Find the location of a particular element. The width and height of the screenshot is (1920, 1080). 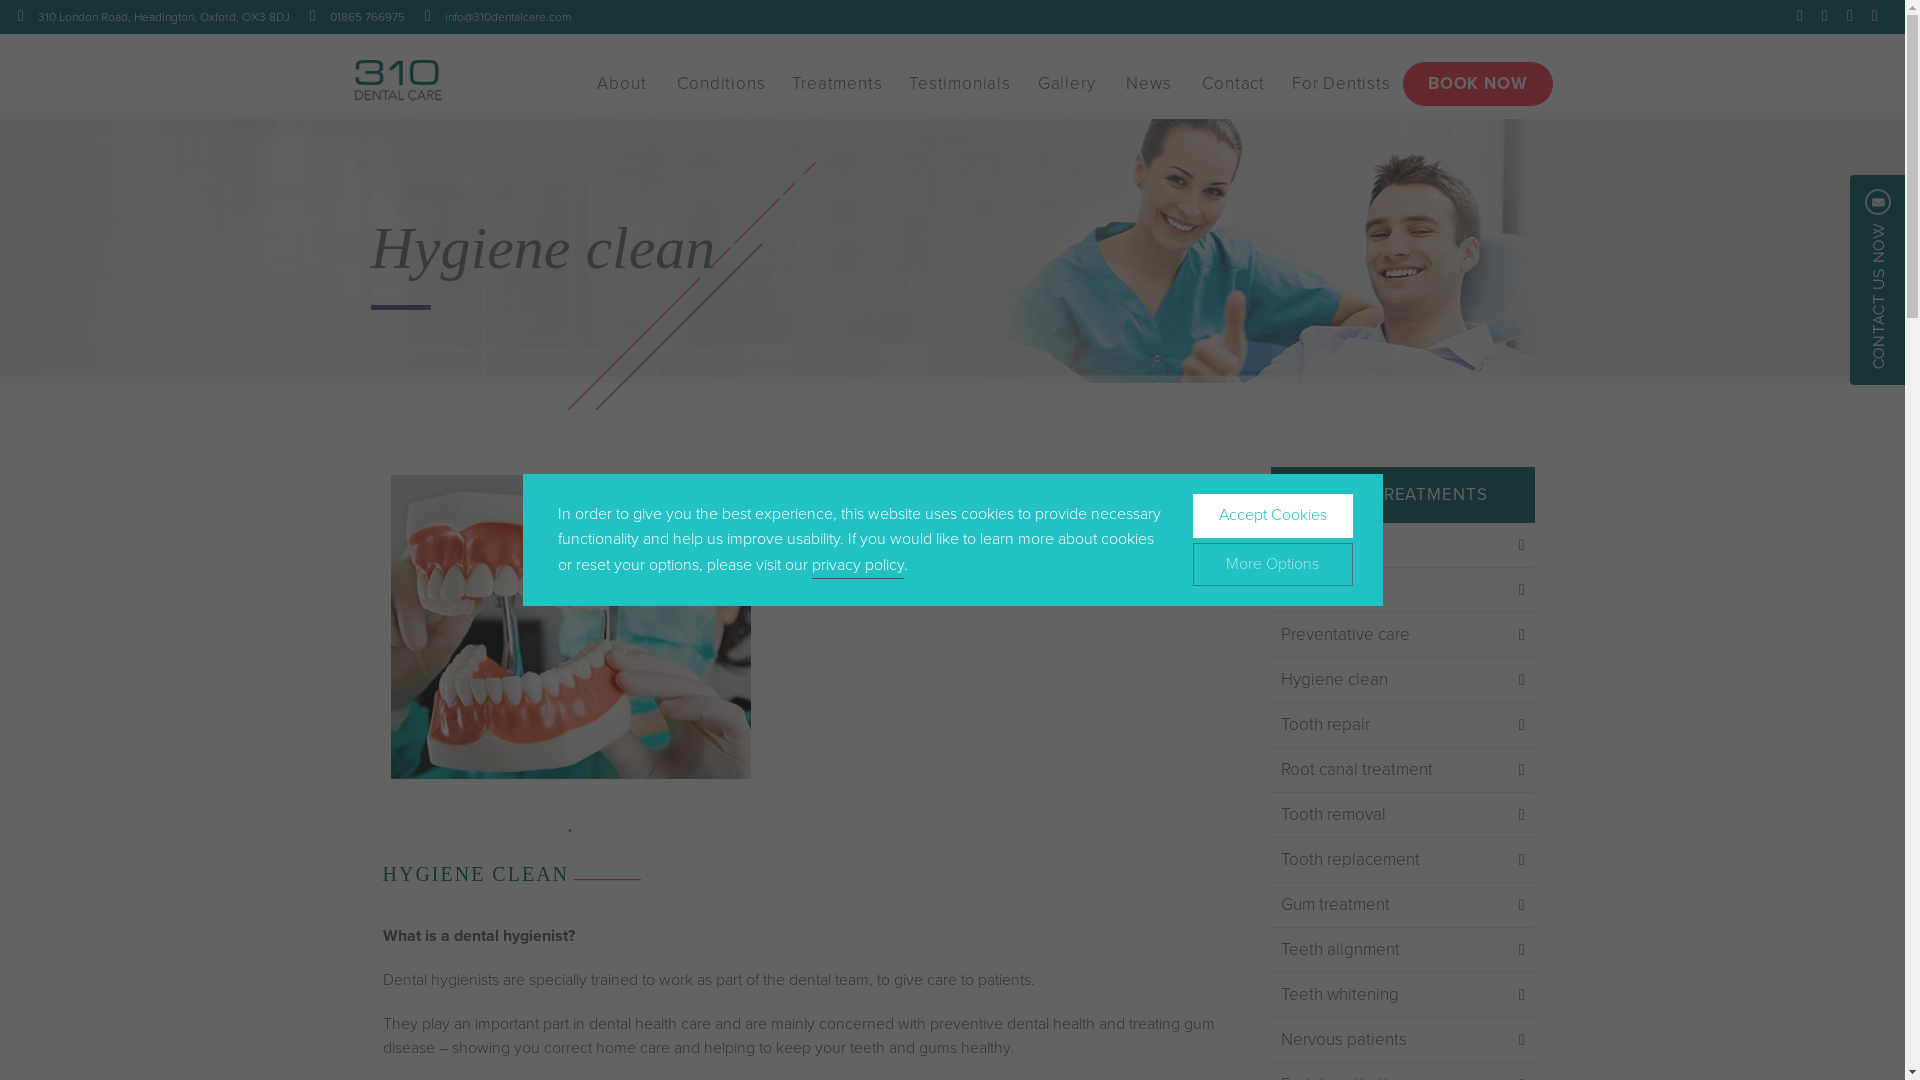

'Teeth whitening' is located at coordinates (1400, 995).